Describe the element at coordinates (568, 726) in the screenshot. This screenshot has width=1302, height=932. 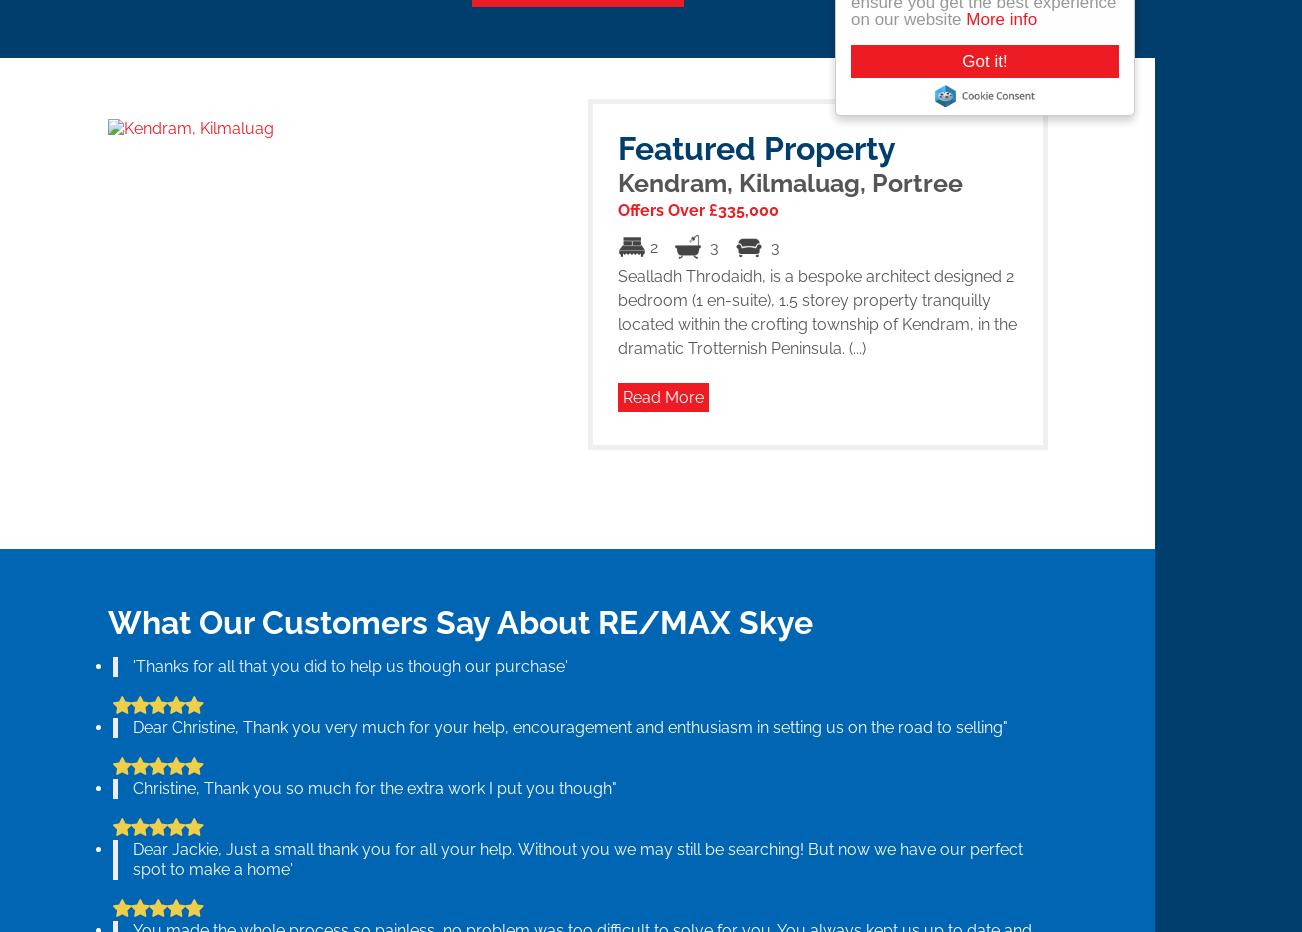
I see `'Dear Christine, Thank you very much for your help, encouragement and enthusiasm in setting us on the road to selling"'` at that location.